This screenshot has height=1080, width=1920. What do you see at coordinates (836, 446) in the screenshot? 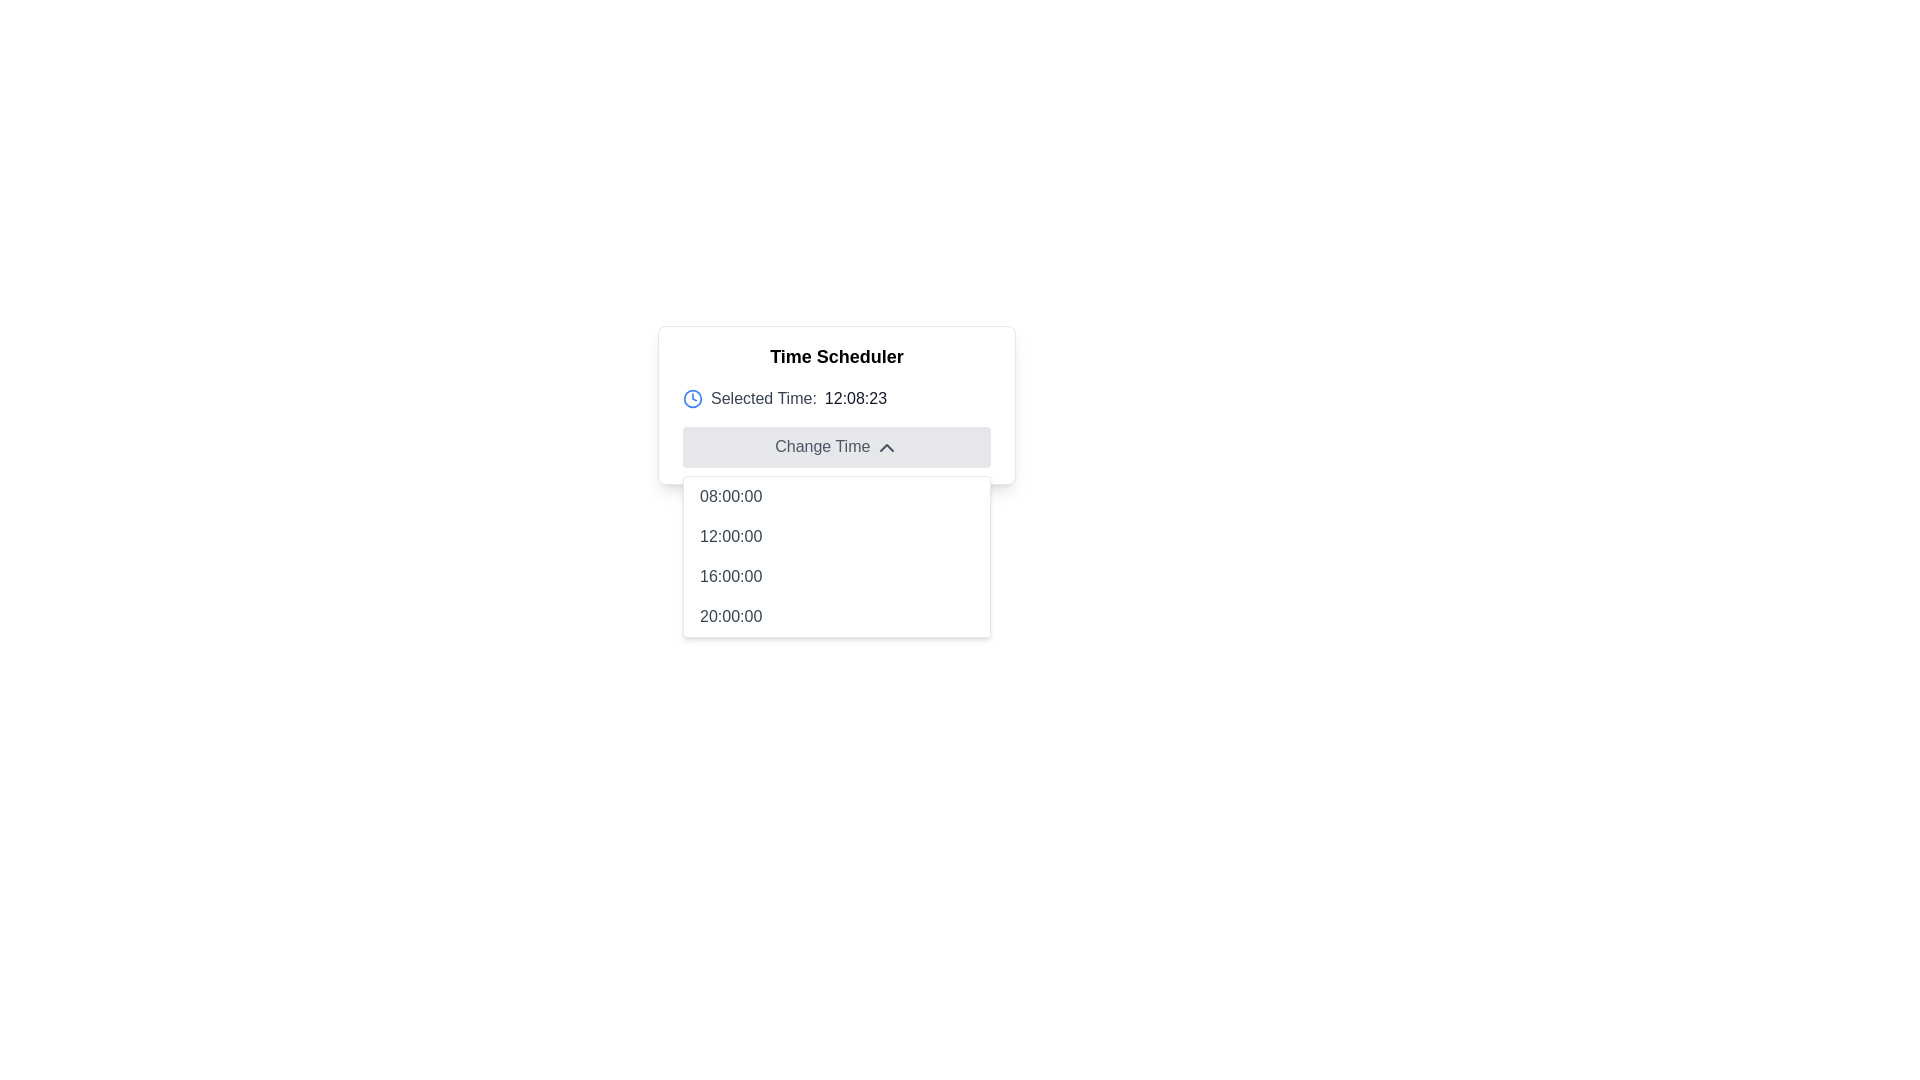
I see `the 'Change Time' dropdown toggle button, which is styled with a gray background and rounded corners, located below the 'Selected Time: 12:08:23' text in the 'Time Scheduler' card` at bounding box center [836, 446].